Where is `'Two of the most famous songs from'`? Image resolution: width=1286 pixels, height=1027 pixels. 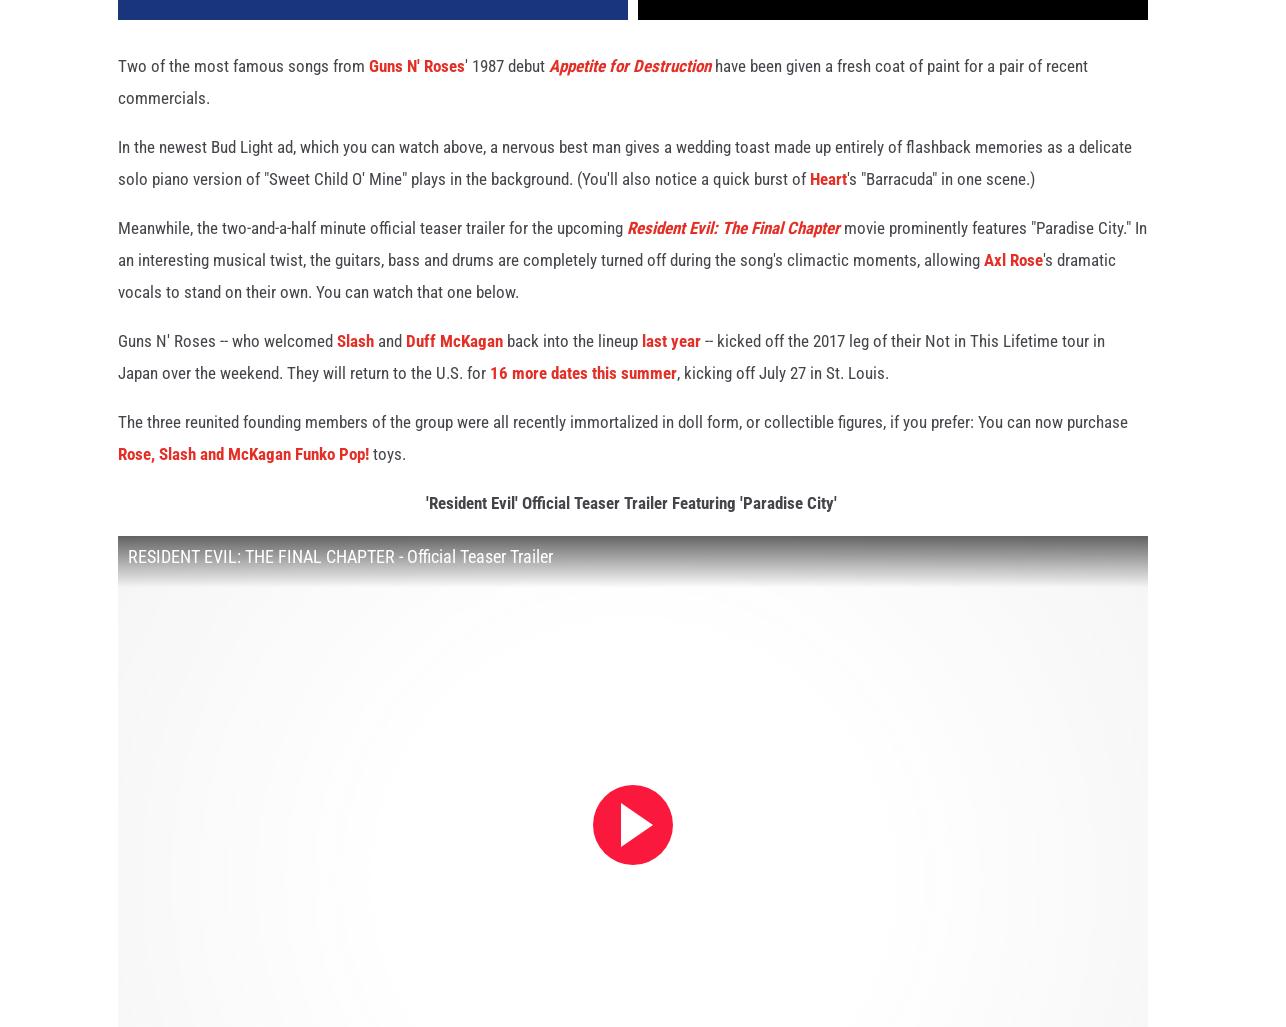
'Two of the most famous songs from' is located at coordinates (243, 87).